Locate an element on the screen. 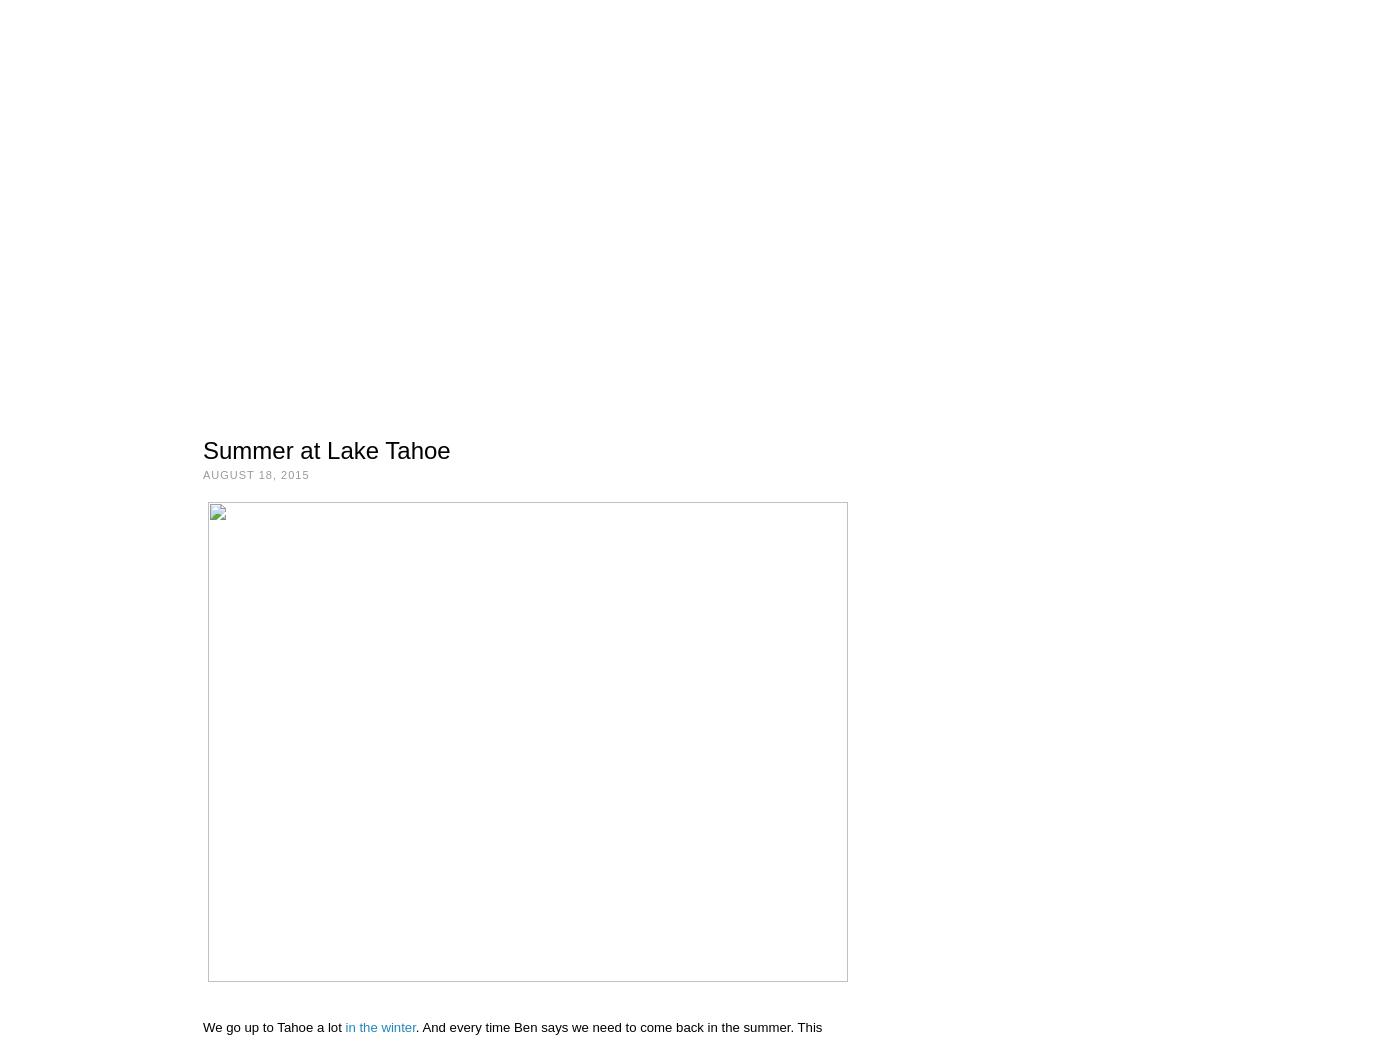  'Photos' is located at coordinates (272, 346).